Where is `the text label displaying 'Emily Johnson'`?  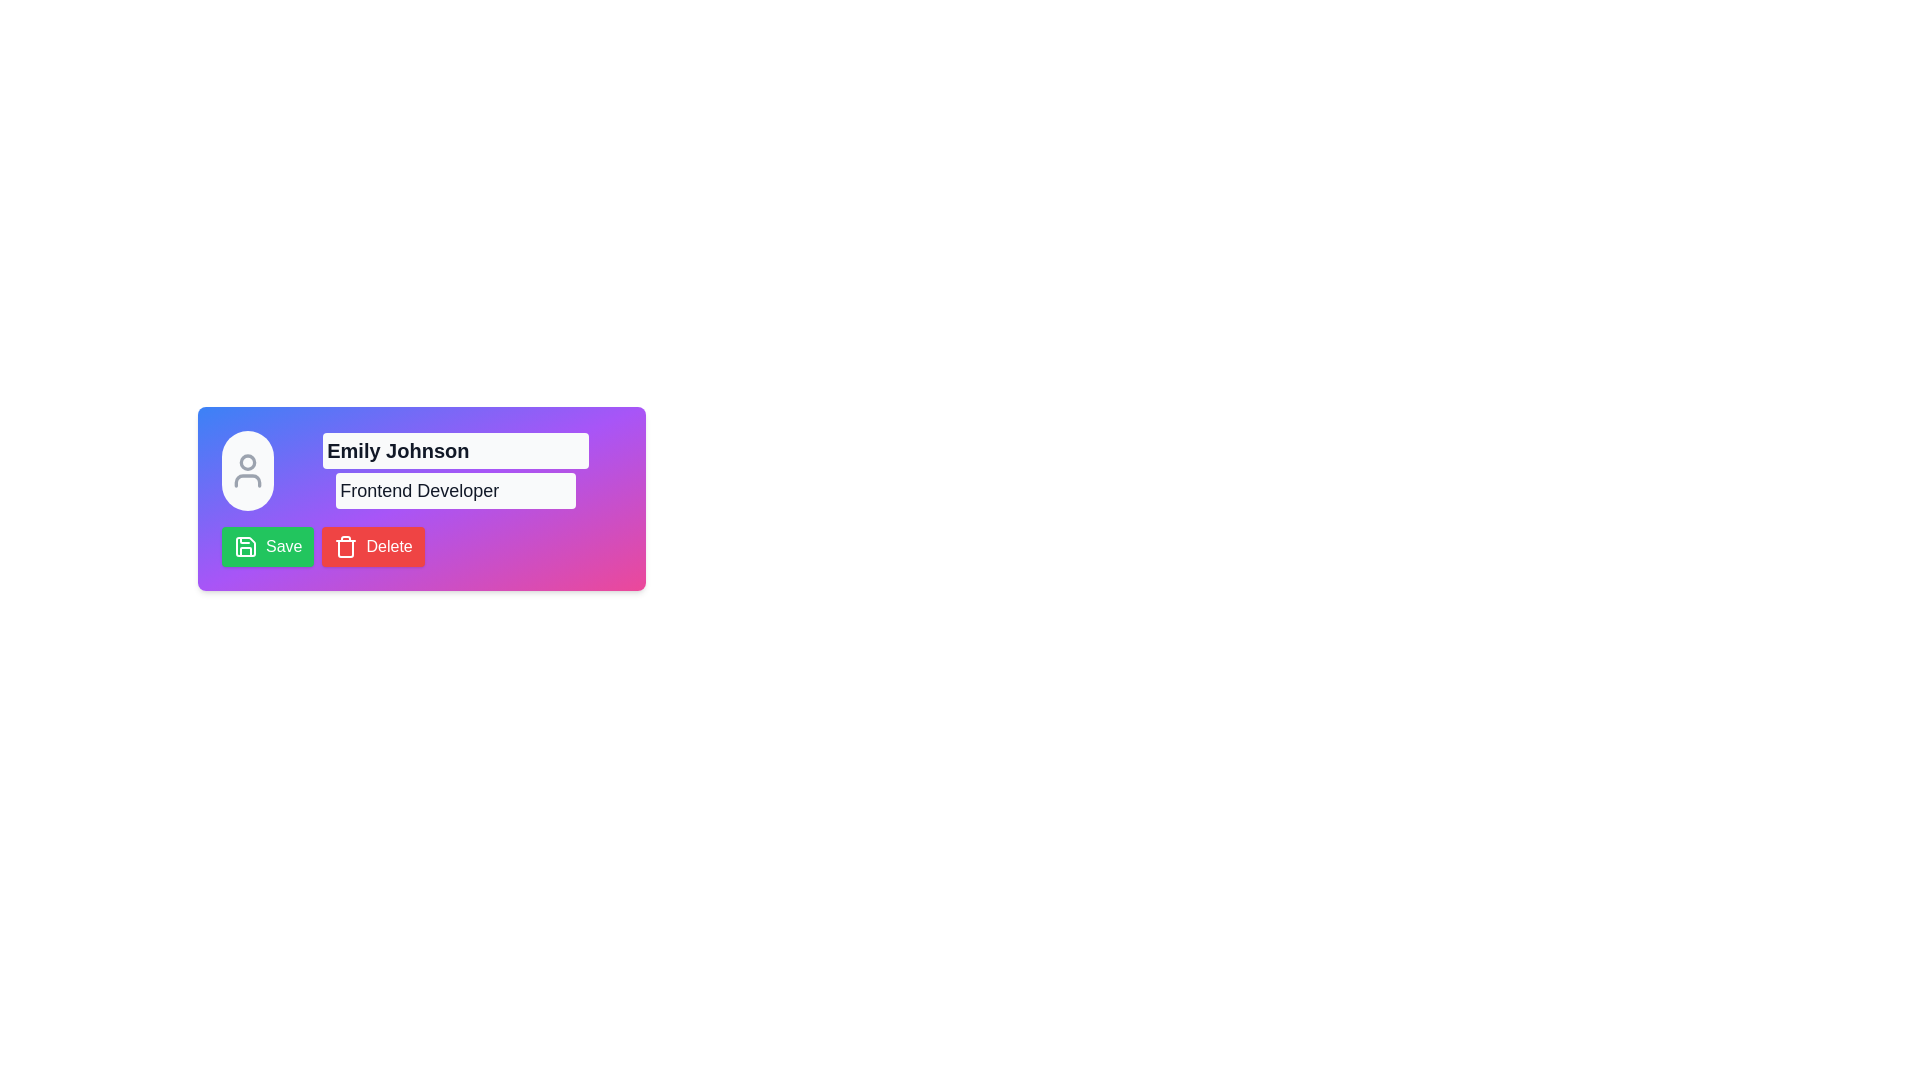 the text label displaying 'Emily Johnson' is located at coordinates (455, 451).